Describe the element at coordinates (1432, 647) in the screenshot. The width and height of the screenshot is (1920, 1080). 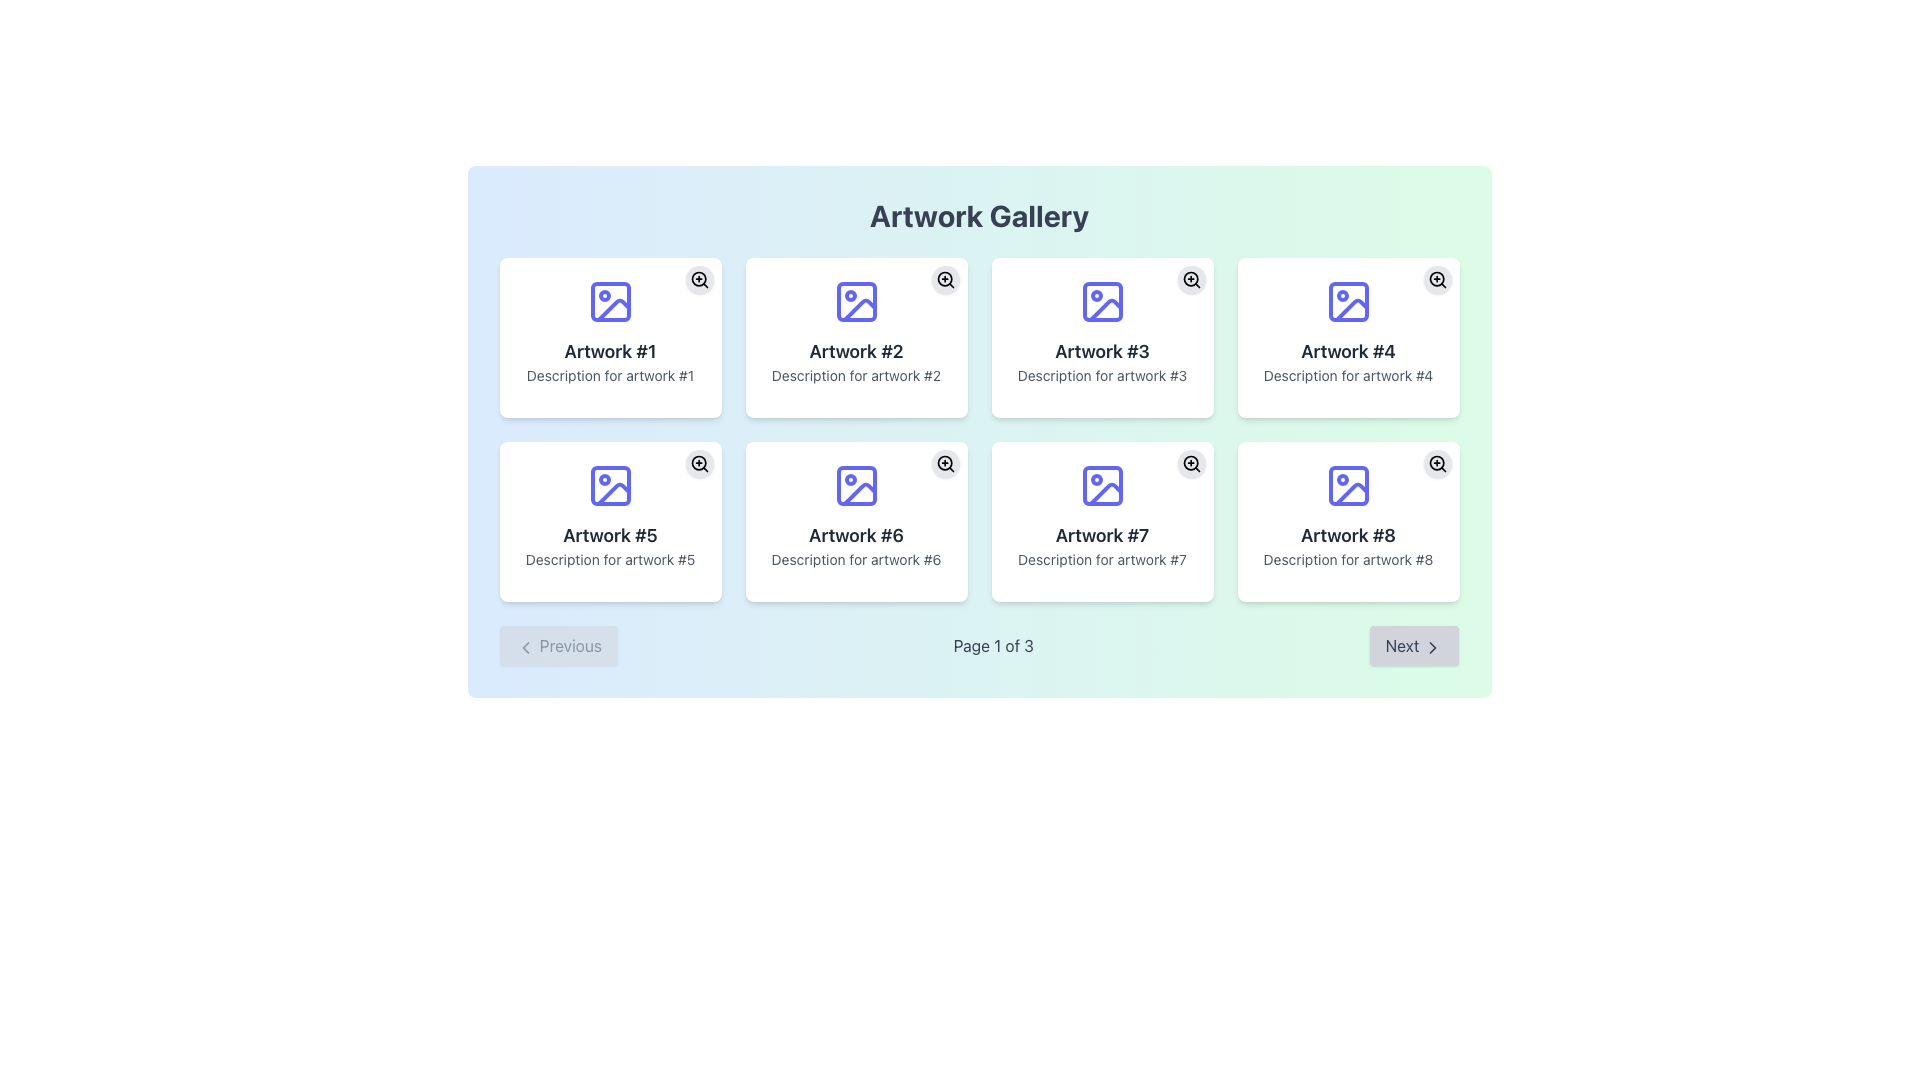
I see `the arrow icon located inside the 'Next' button at the bottom right of the interface, positioned next to the text 'Next'` at that location.